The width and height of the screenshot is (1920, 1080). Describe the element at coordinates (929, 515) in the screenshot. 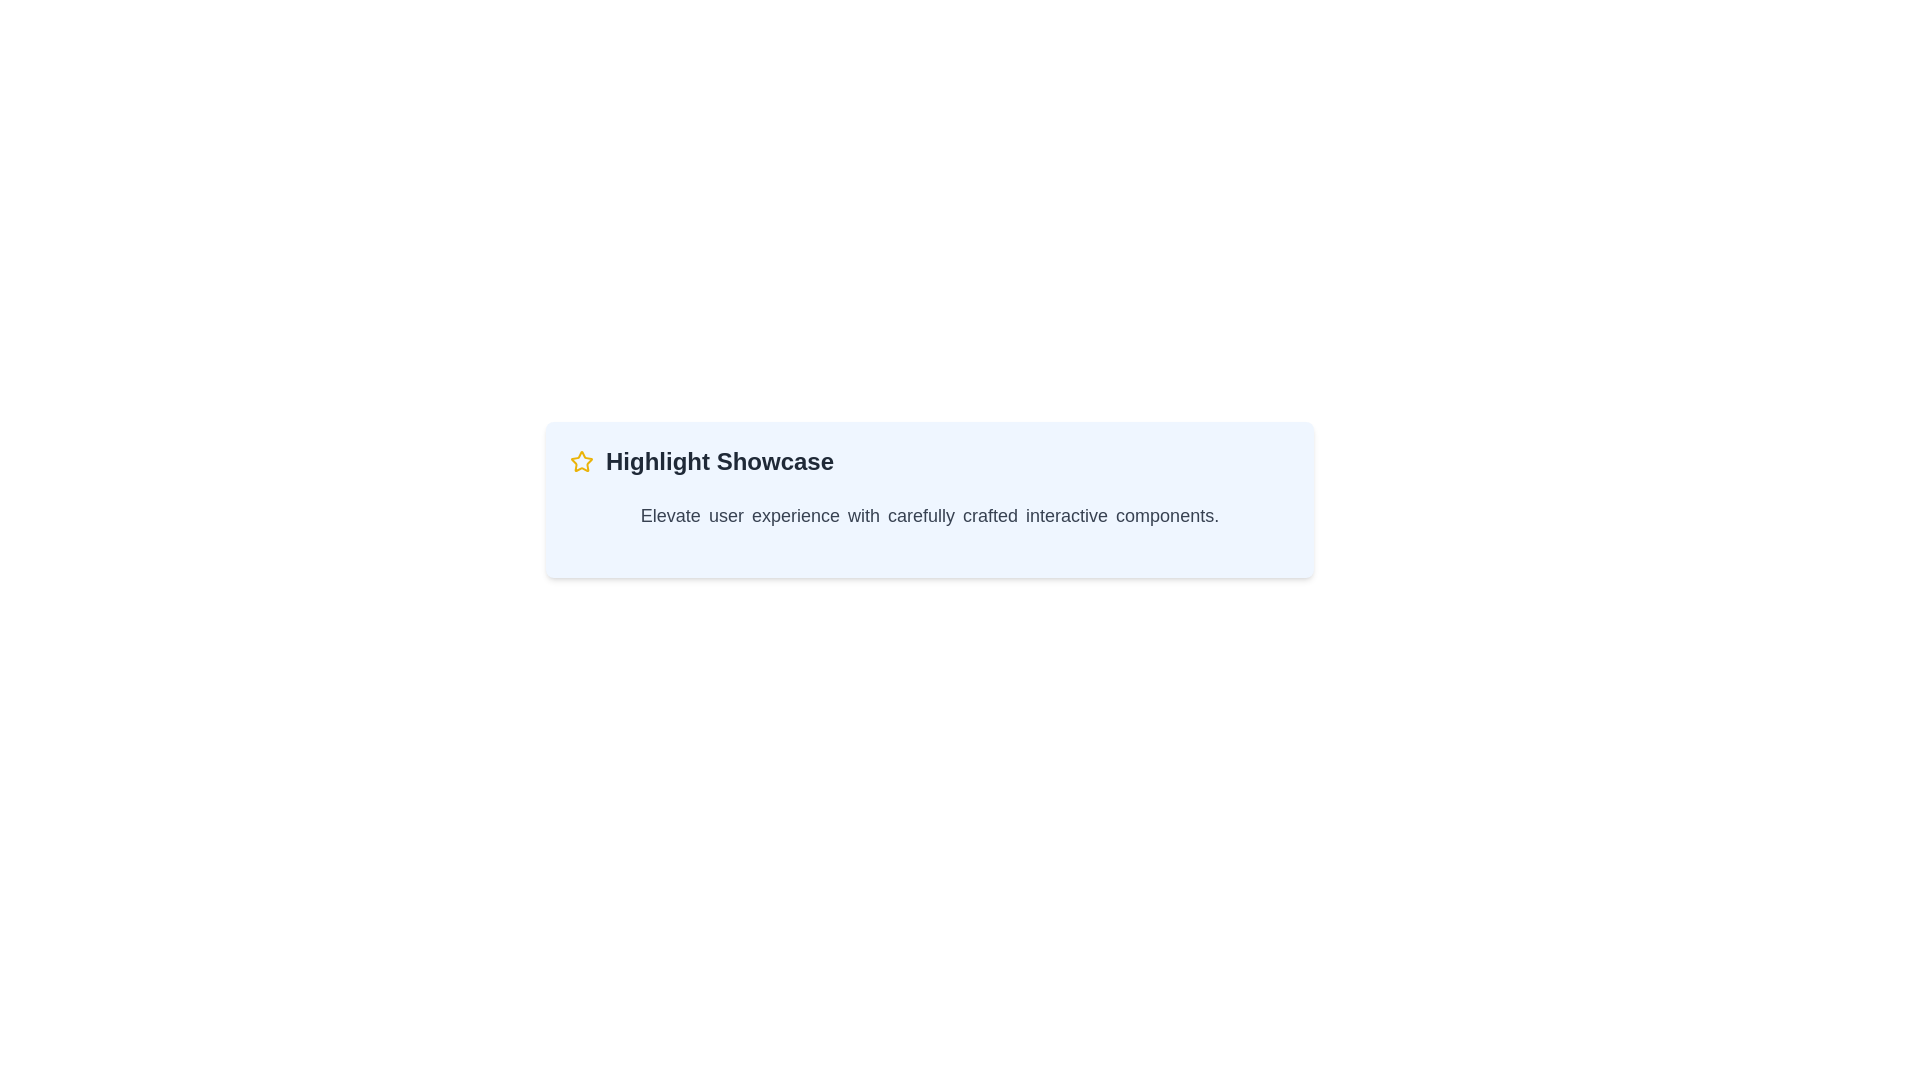

I see `the text section that reads 'Elevate user experience with carefully crafted interactive components.' which is styled with a light-blue background and is located directly underneath the heading 'Highlight Showcase'` at that location.